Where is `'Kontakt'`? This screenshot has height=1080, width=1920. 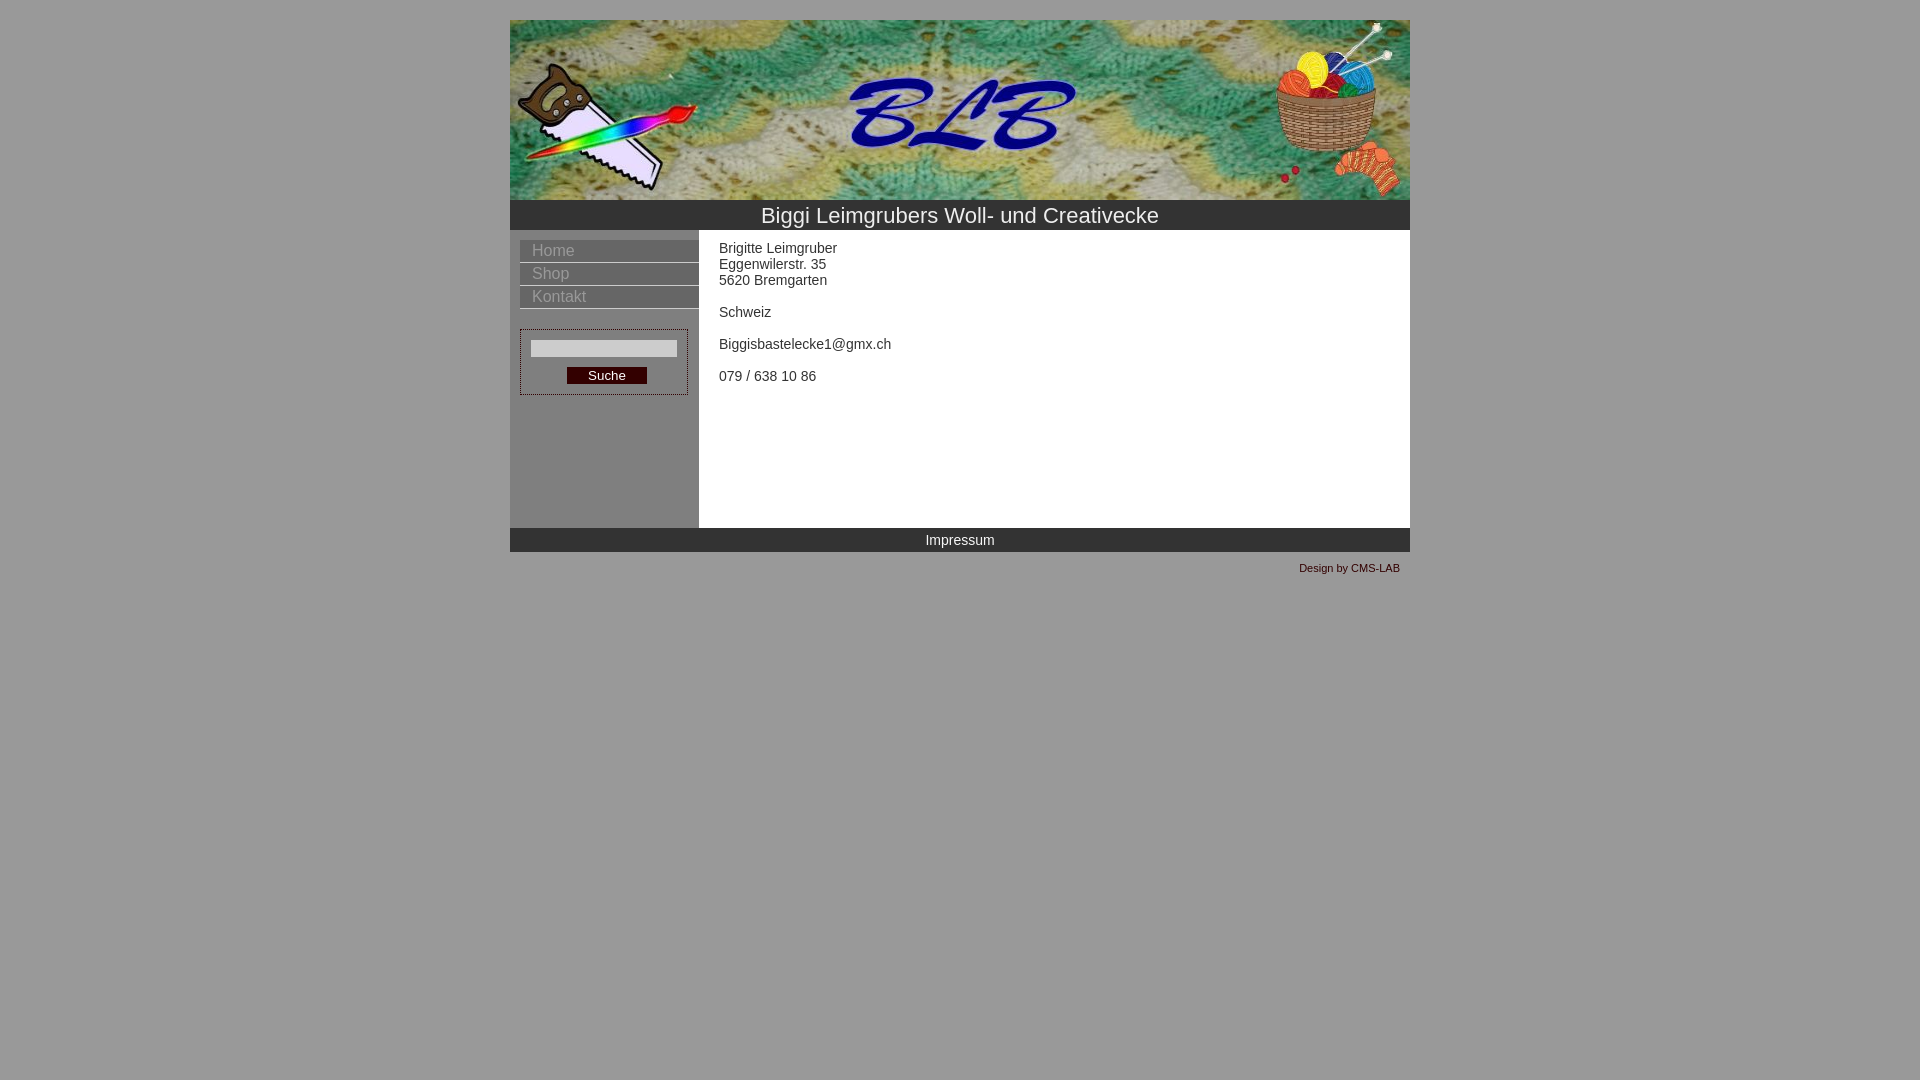 'Kontakt' is located at coordinates (608, 297).